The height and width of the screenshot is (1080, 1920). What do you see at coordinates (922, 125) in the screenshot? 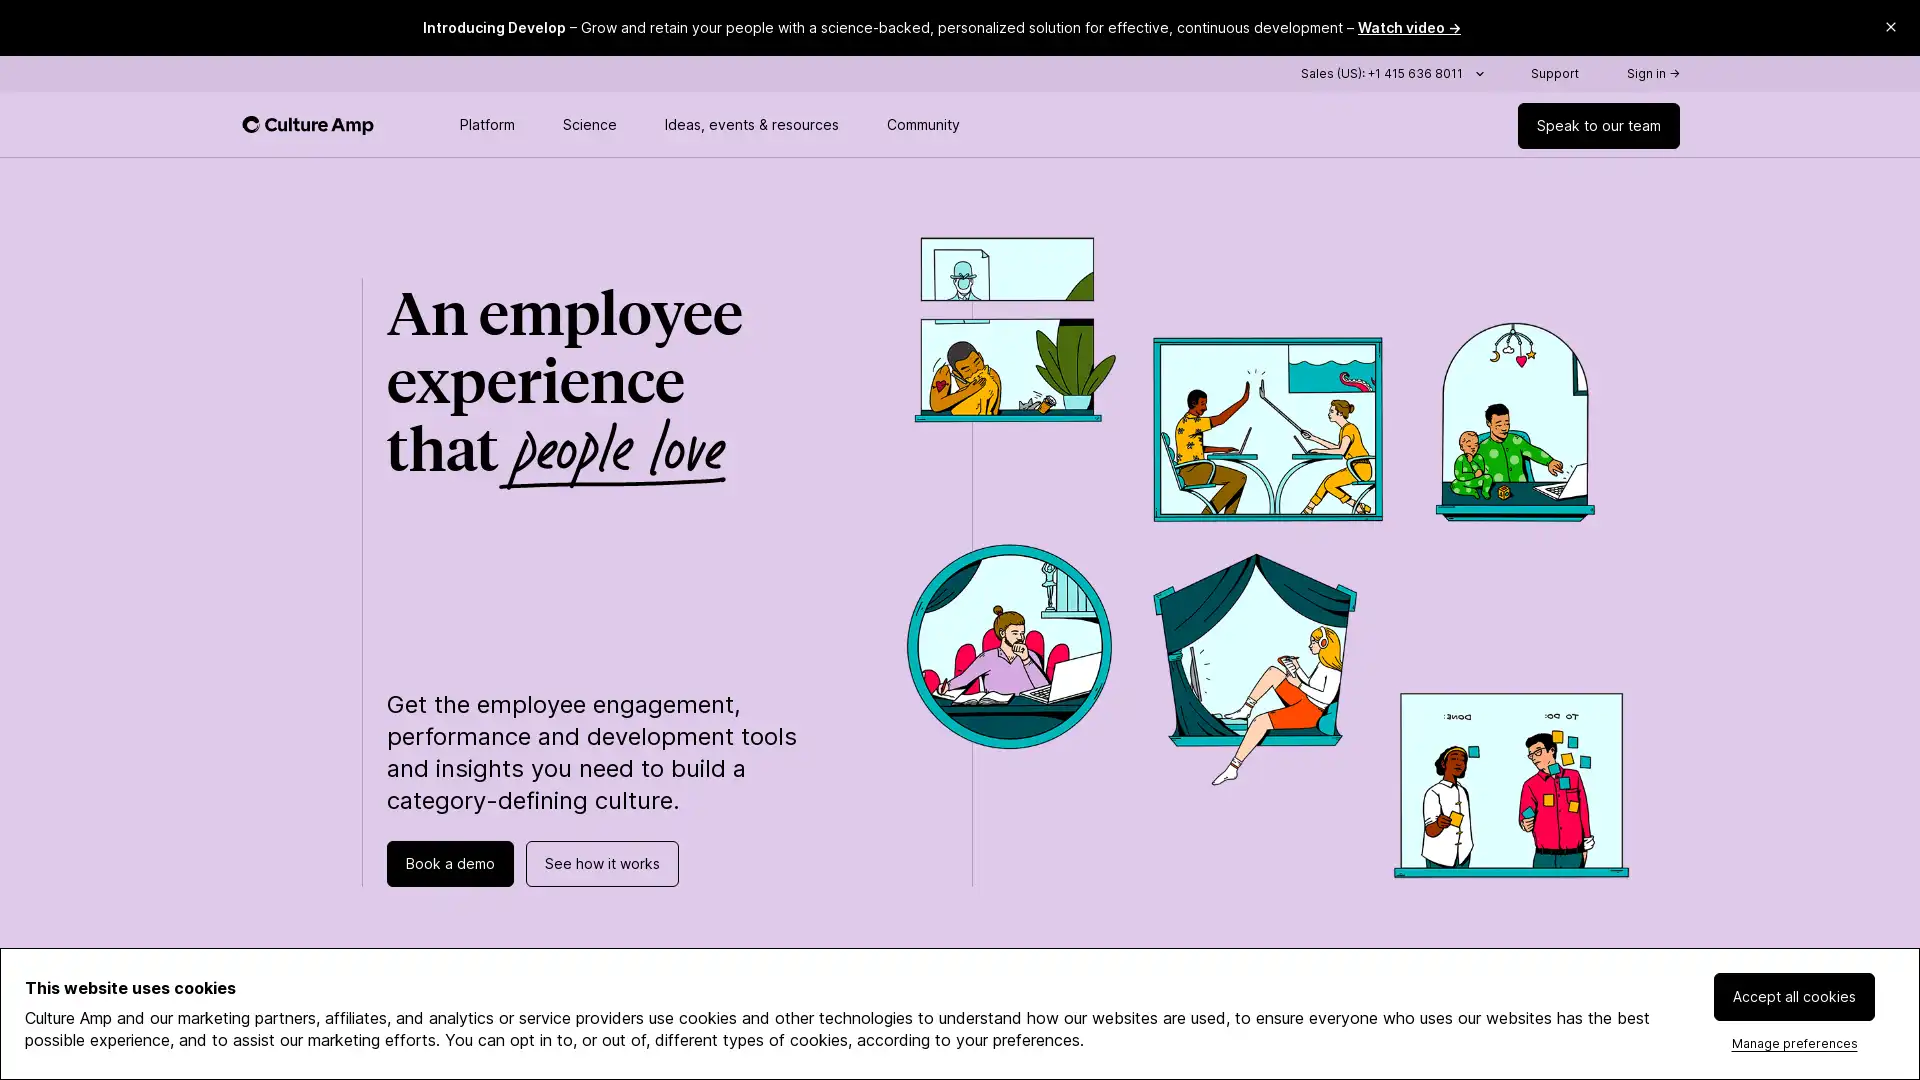
I see `Toggle community menu` at bounding box center [922, 125].